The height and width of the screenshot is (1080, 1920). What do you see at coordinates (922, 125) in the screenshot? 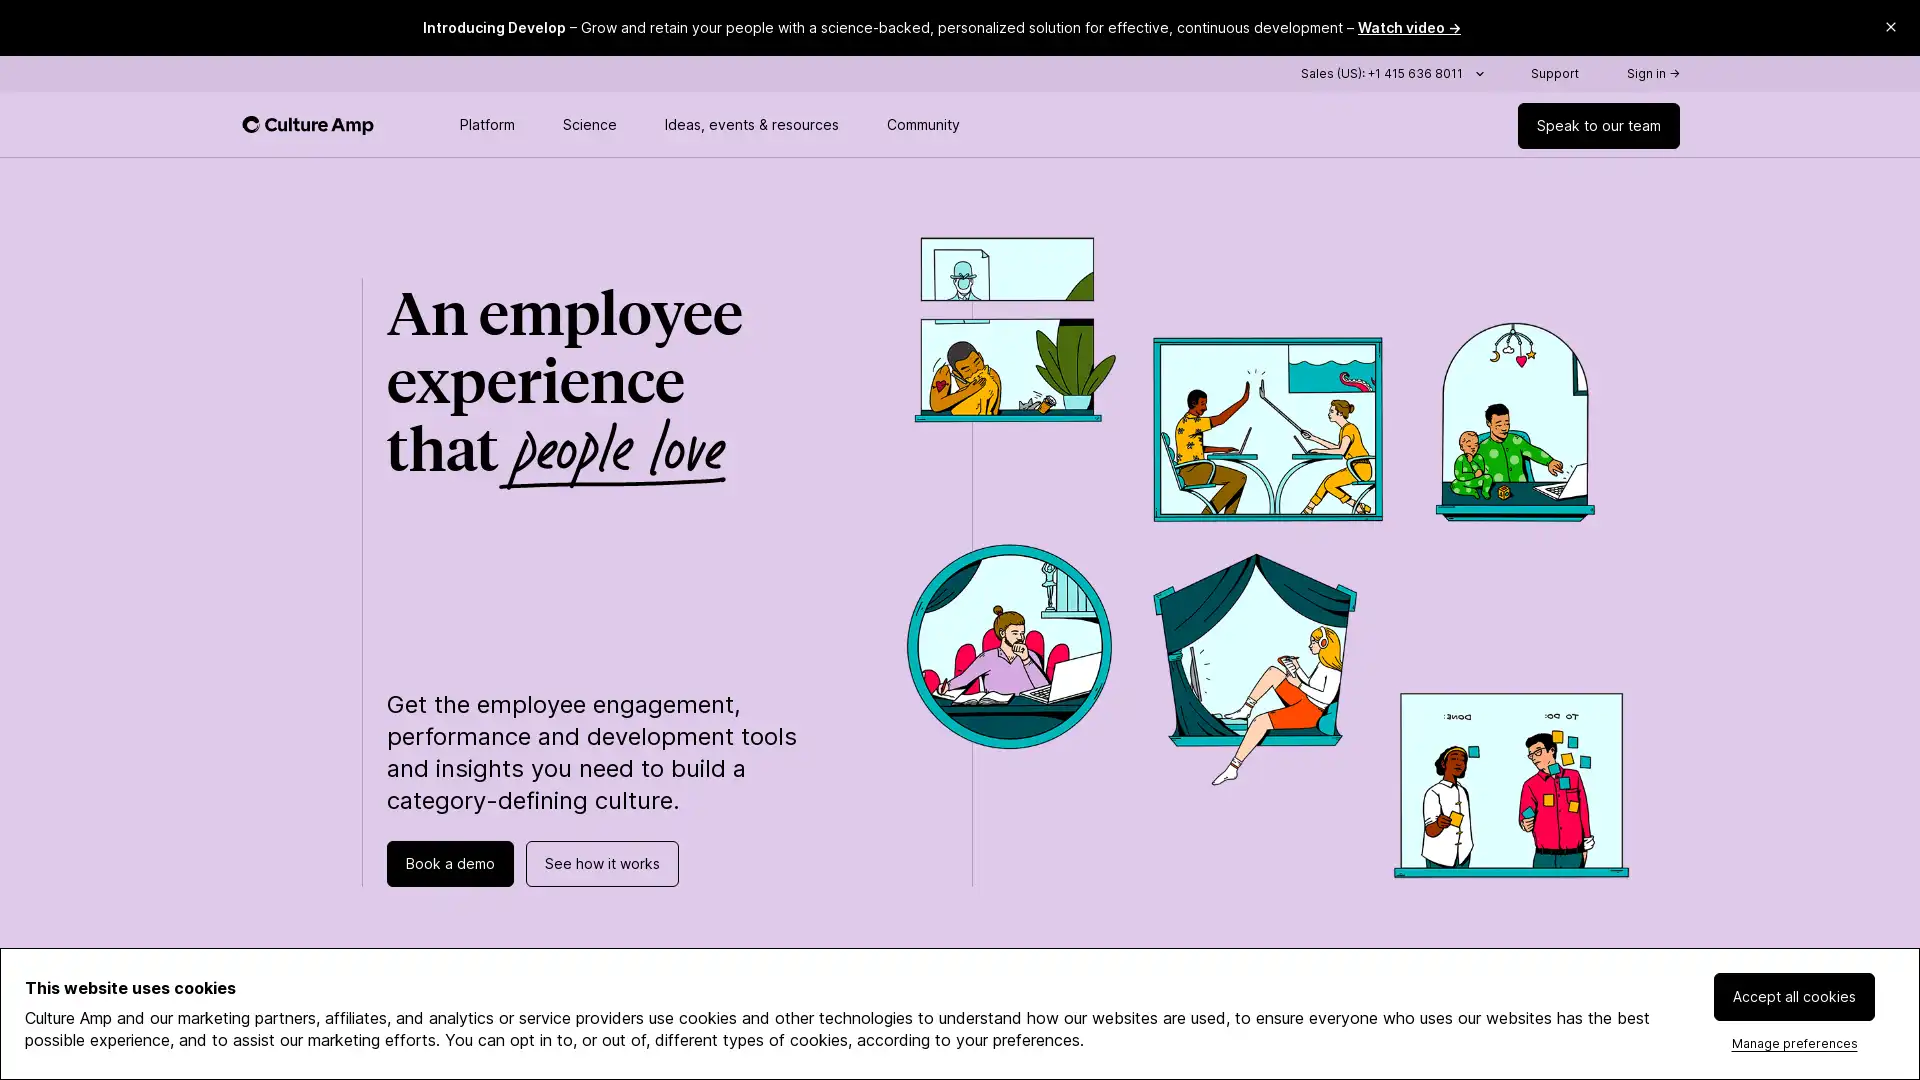
I see `Toggle community menu` at bounding box center [922, 125].